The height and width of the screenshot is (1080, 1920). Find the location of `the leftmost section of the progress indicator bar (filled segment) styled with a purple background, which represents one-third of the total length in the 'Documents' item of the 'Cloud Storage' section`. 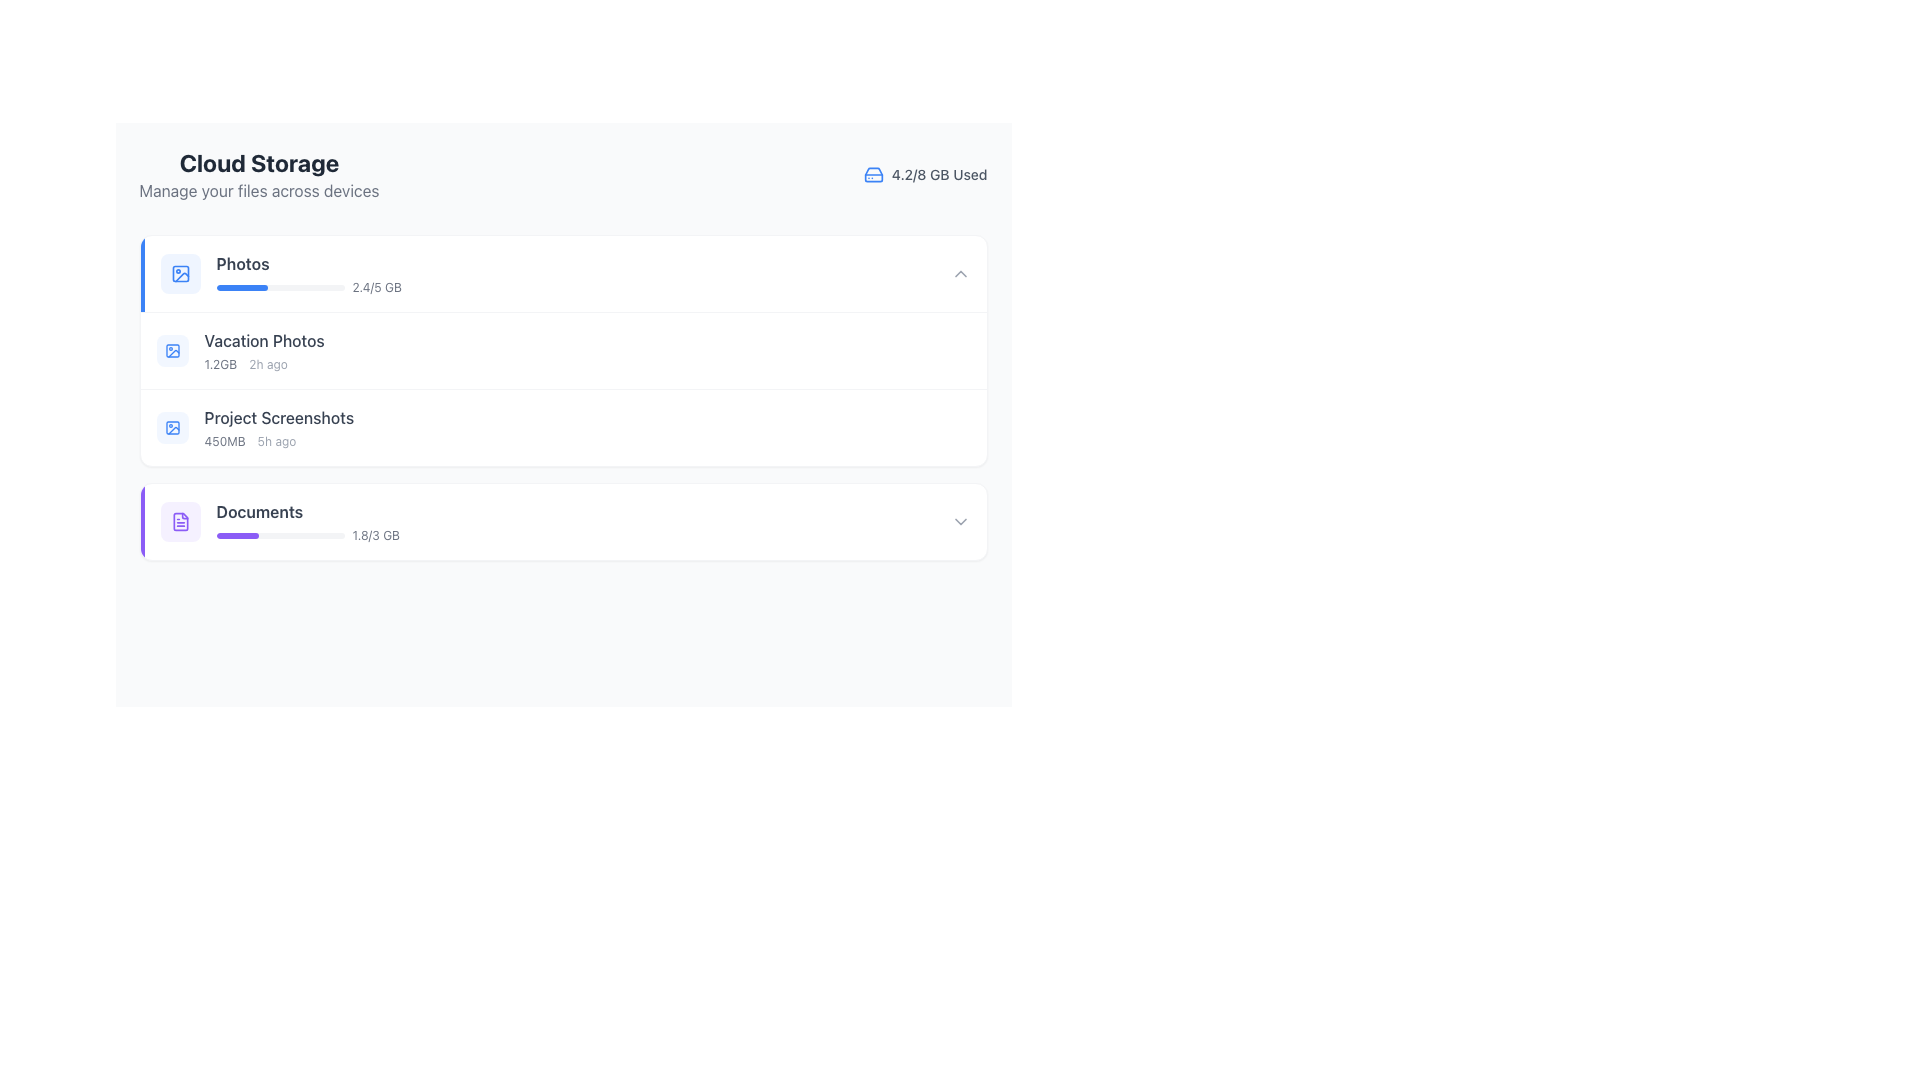

the leftmost section of the progress indicator bar (filled segment) styled with a purple background, which represents one-third of the total length in the 'Documents' item of the 'Cloud Storage' section is located at coordinates (237, 535).